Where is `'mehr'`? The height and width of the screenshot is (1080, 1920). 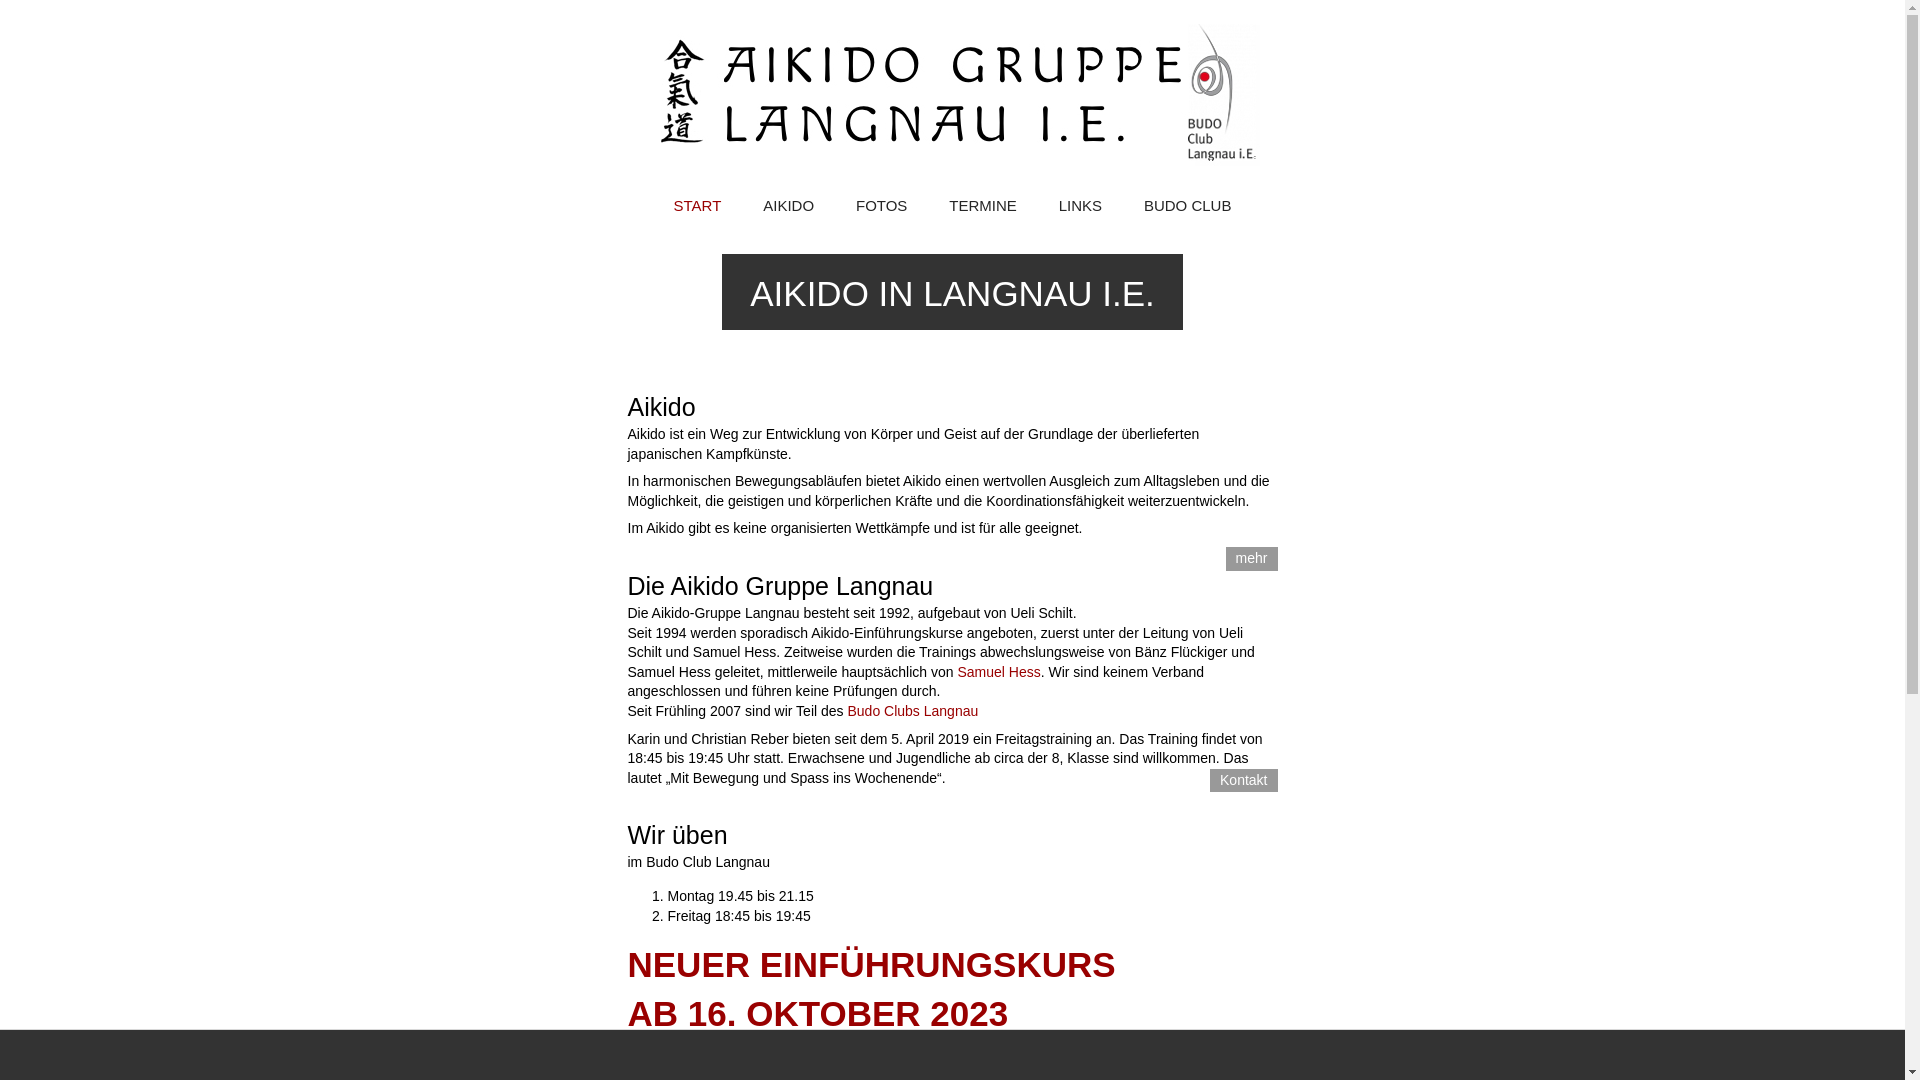
'mehr' is located at coordinates (1251, 559).